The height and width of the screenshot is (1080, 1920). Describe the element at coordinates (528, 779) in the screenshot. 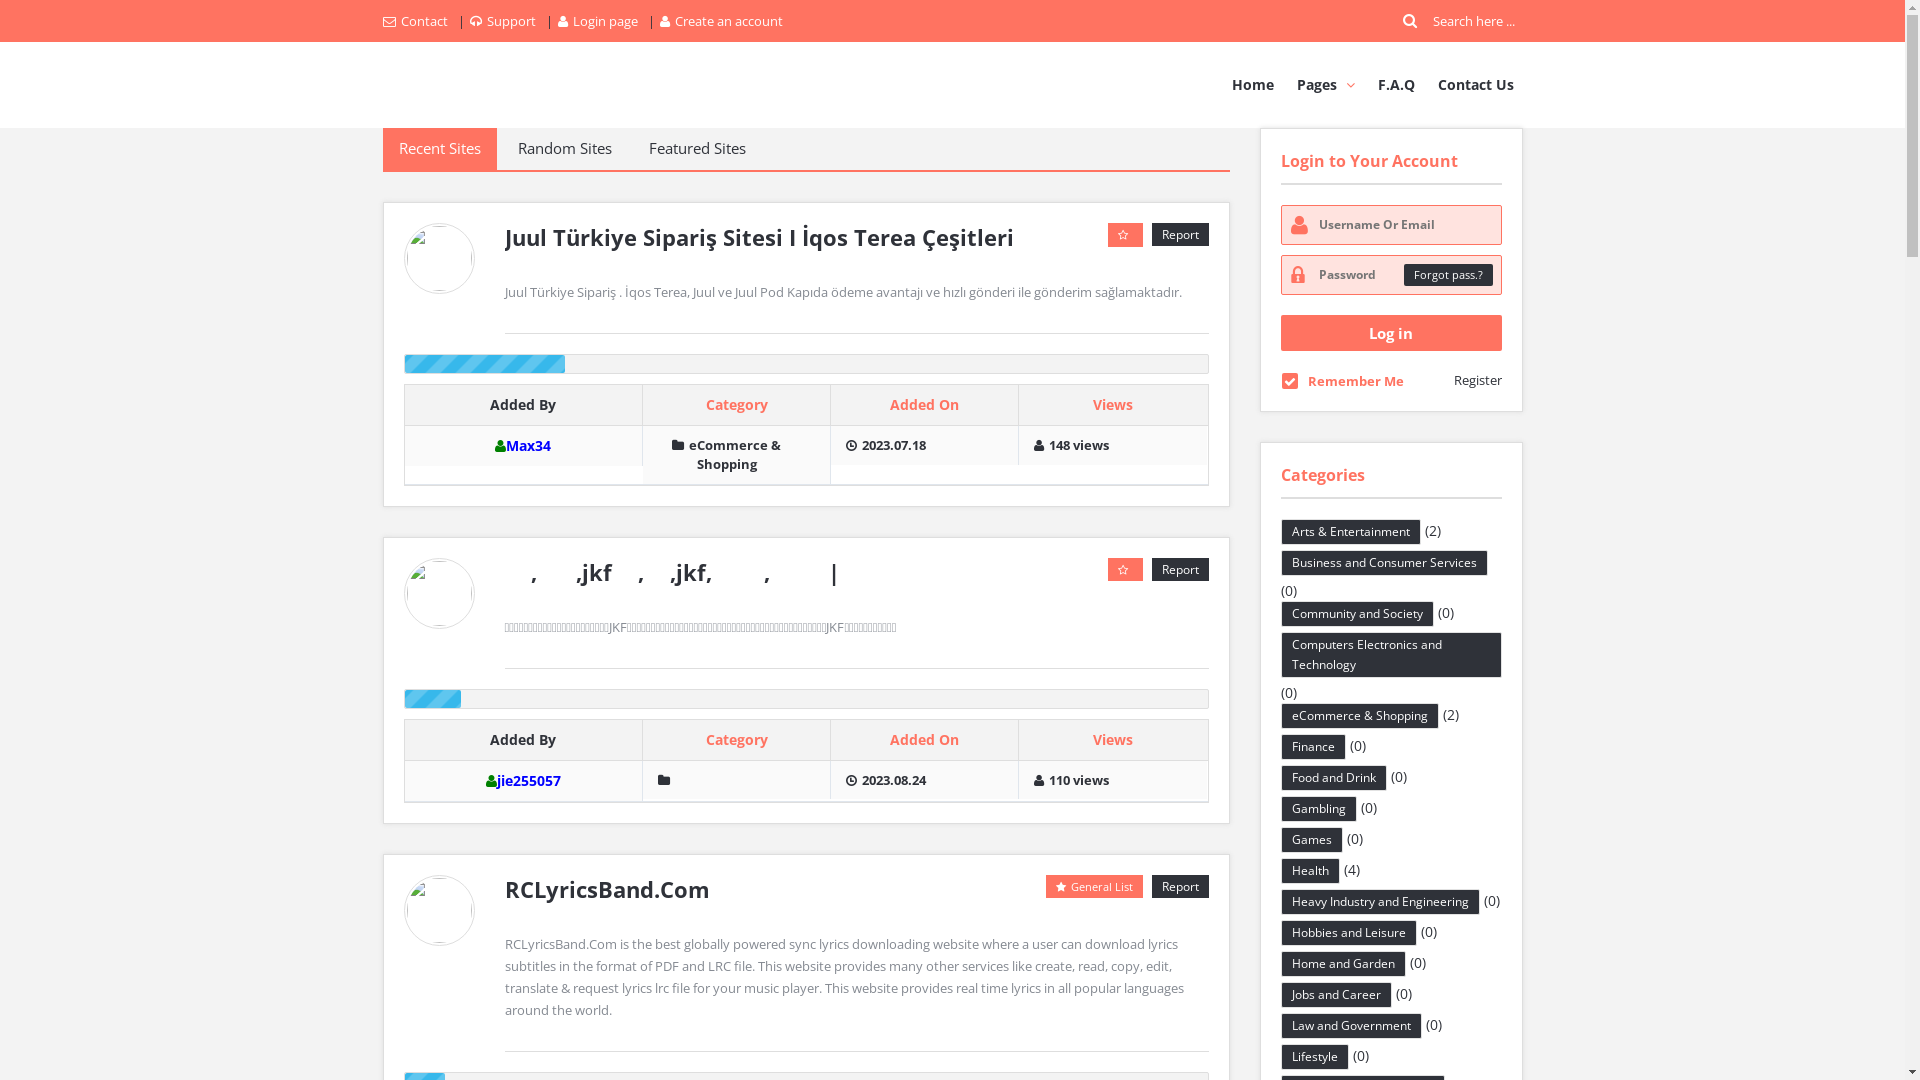

I see `'jie255057'` at that location.